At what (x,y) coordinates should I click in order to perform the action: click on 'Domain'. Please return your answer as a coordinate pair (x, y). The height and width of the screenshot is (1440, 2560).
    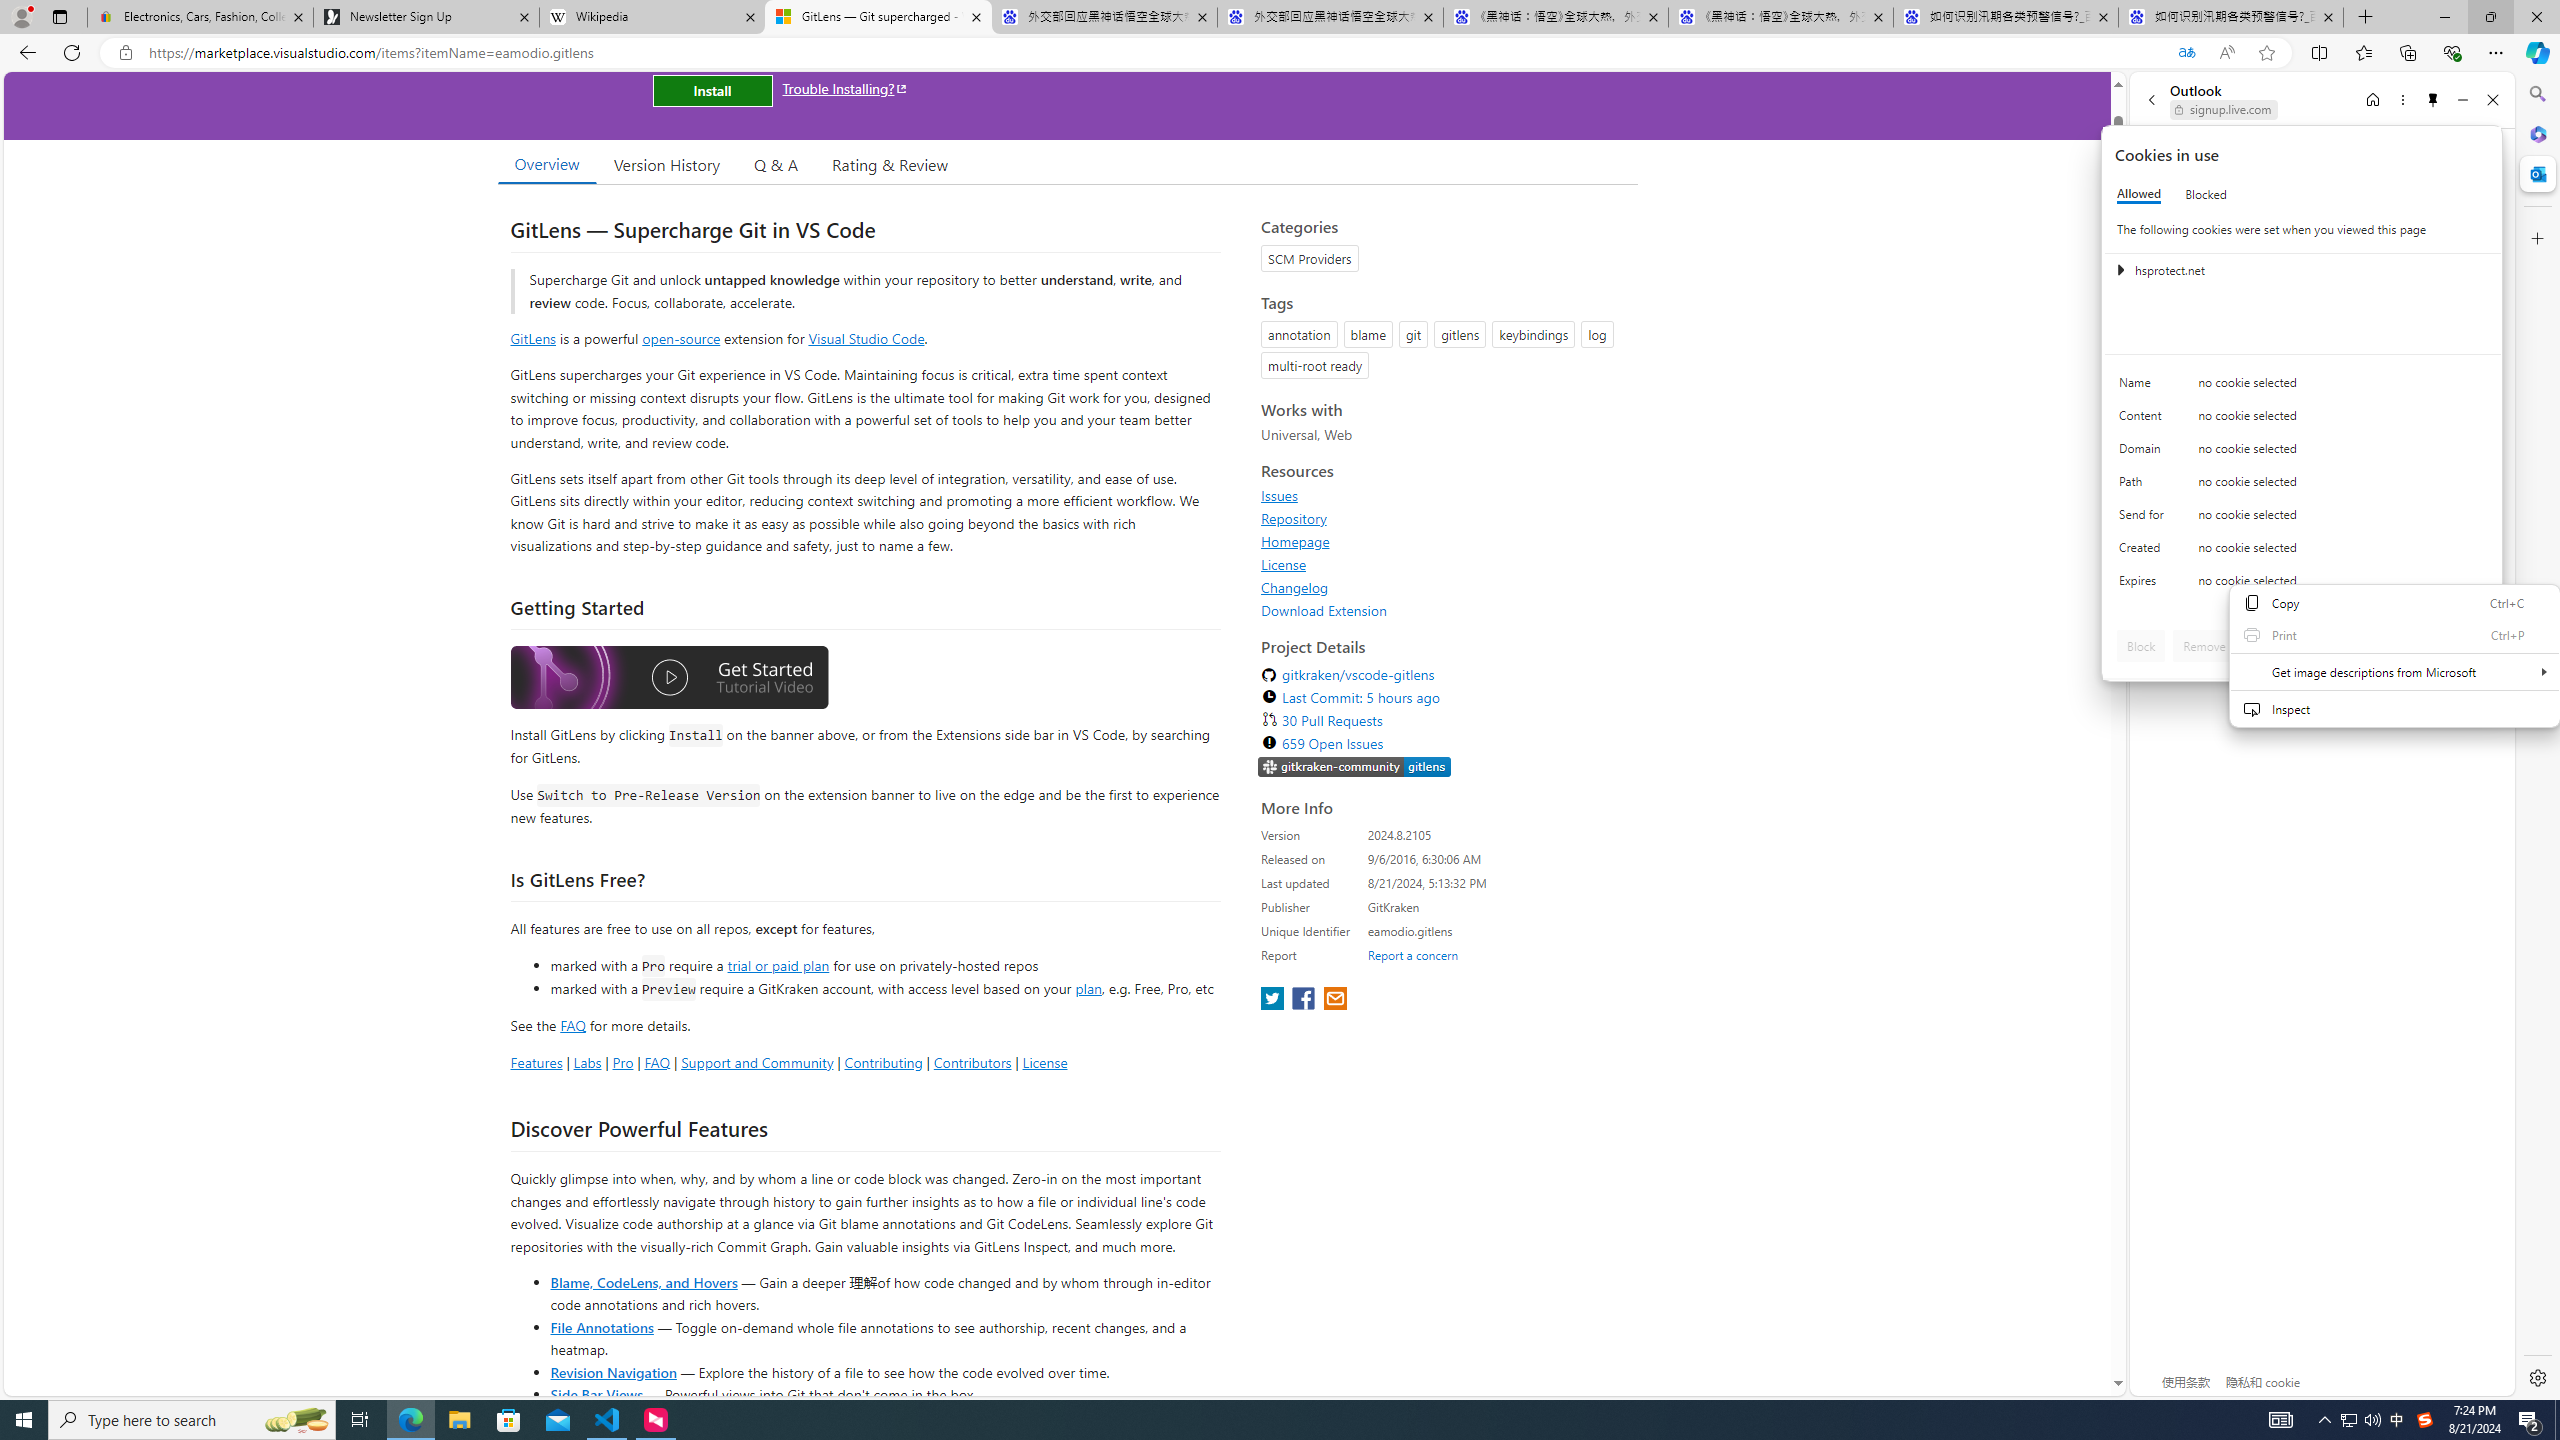
    Looking at the image, I should click on (2144, 452).